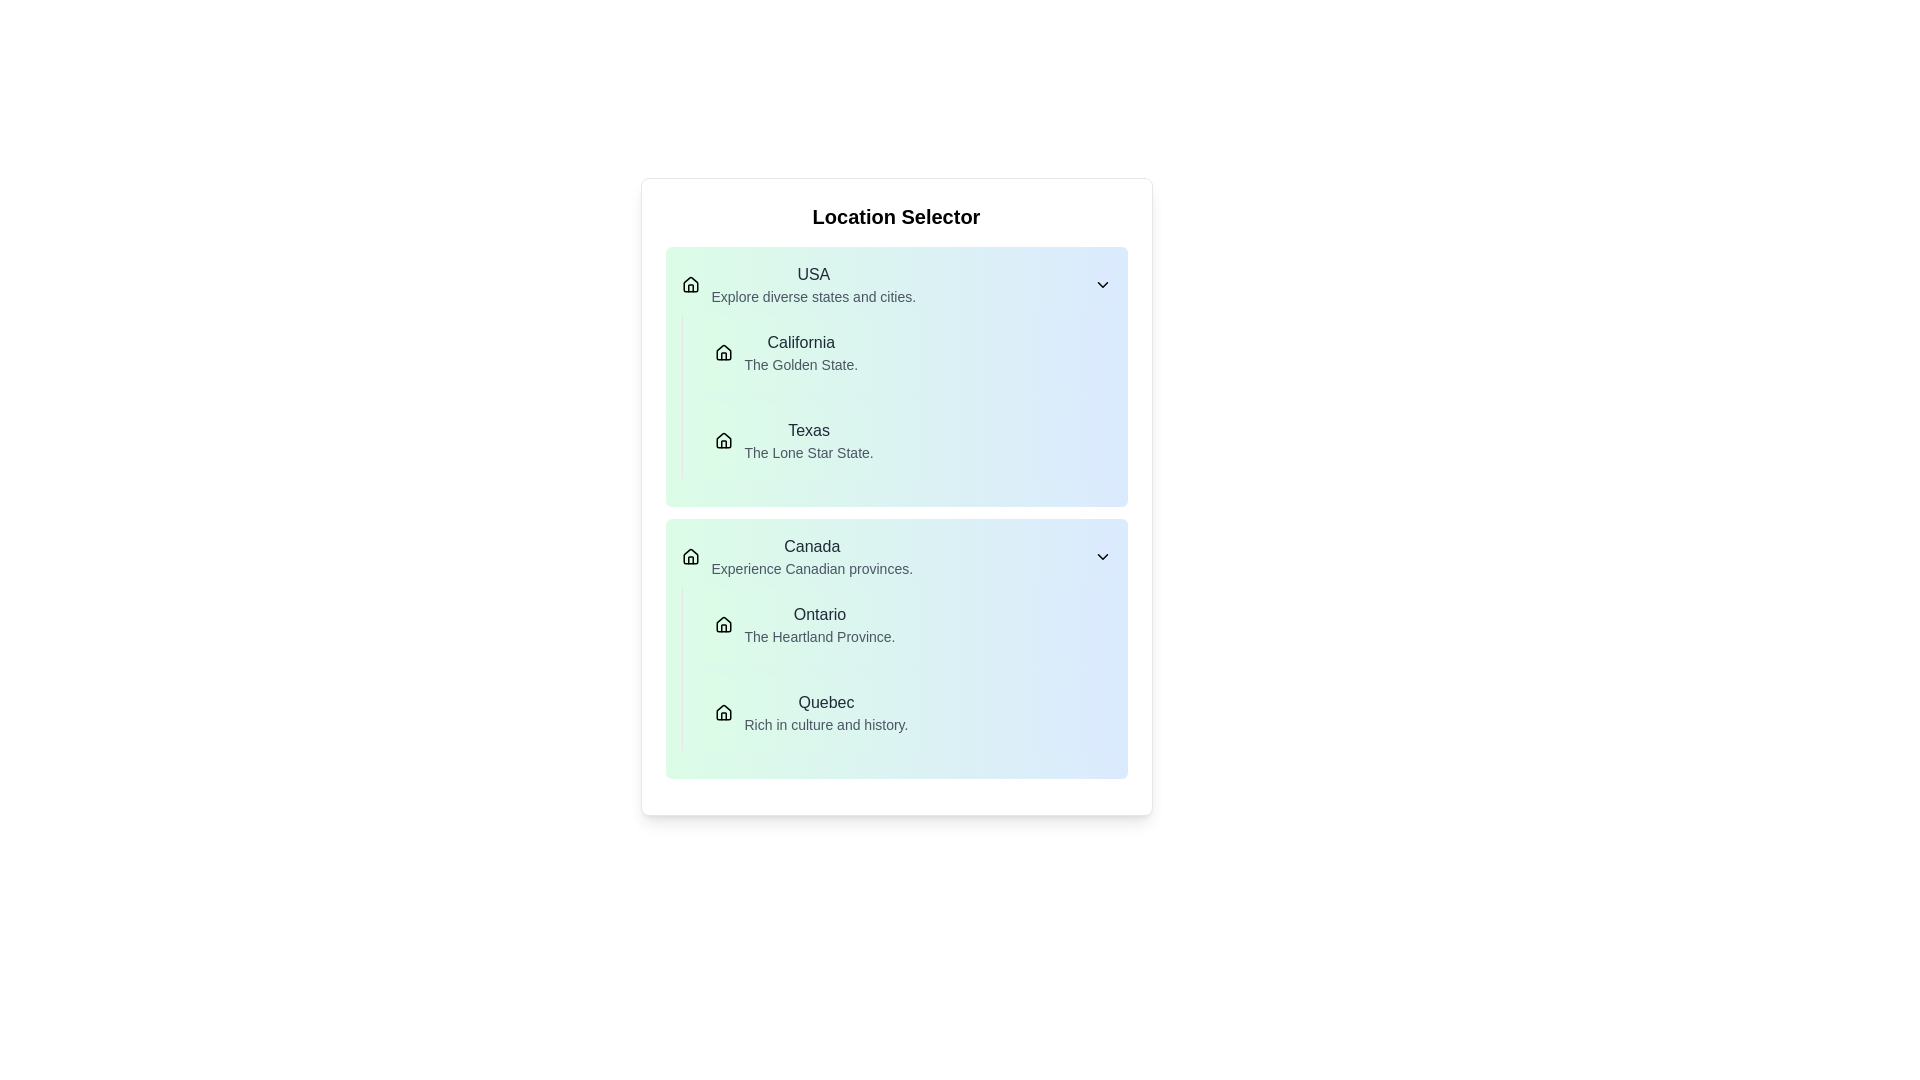 Image resolution: width=1920 pixels, height=1080 pixels. What do you see at coordinates (813, 297) in the screenshot?
I see `the text label displaying 'Explore diverse states and cities.' which is styled in small gray text and positioned below the 'USA' text label` at bounding box center [813, 297].